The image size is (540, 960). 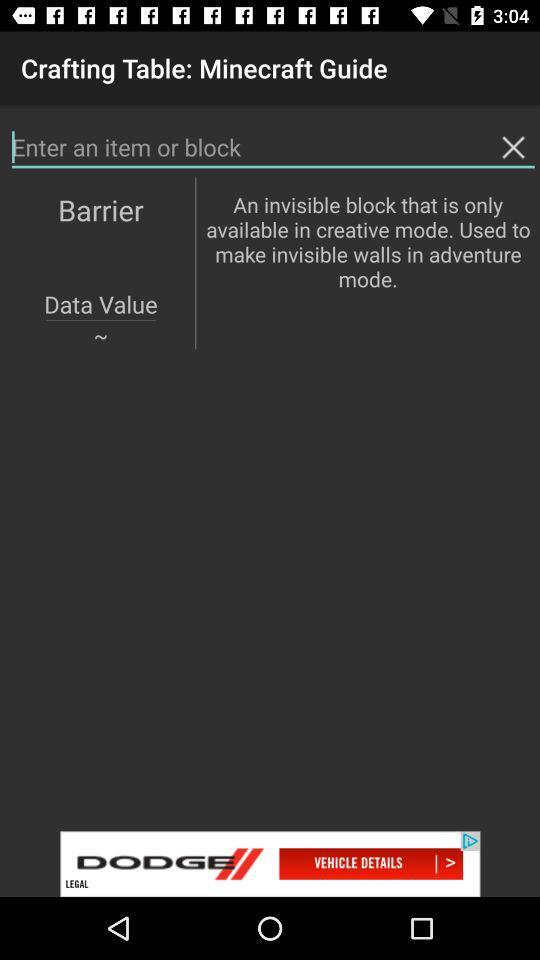 I want to click on an item or block, so click(x=272, y=146).